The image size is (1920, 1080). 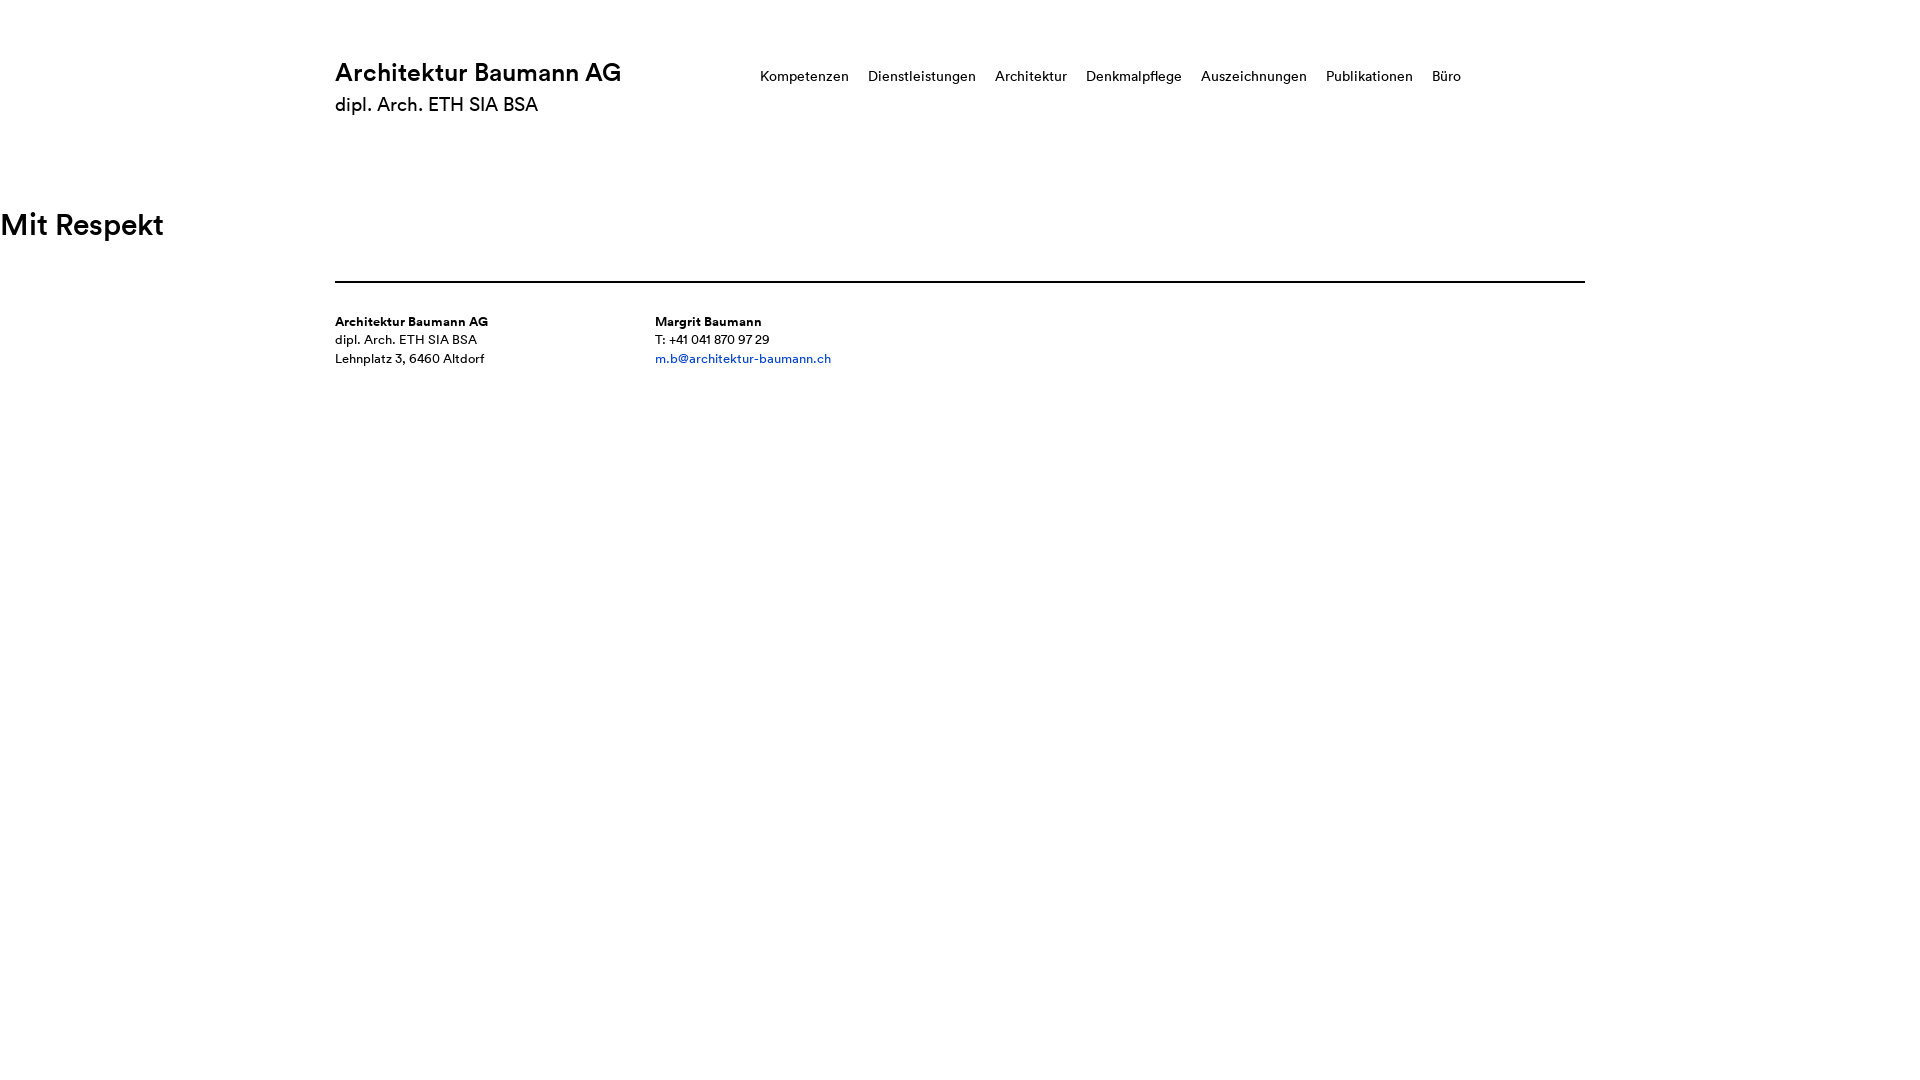 I want to click on 'Architektur Baumann AG', so click(x=477, y=71).